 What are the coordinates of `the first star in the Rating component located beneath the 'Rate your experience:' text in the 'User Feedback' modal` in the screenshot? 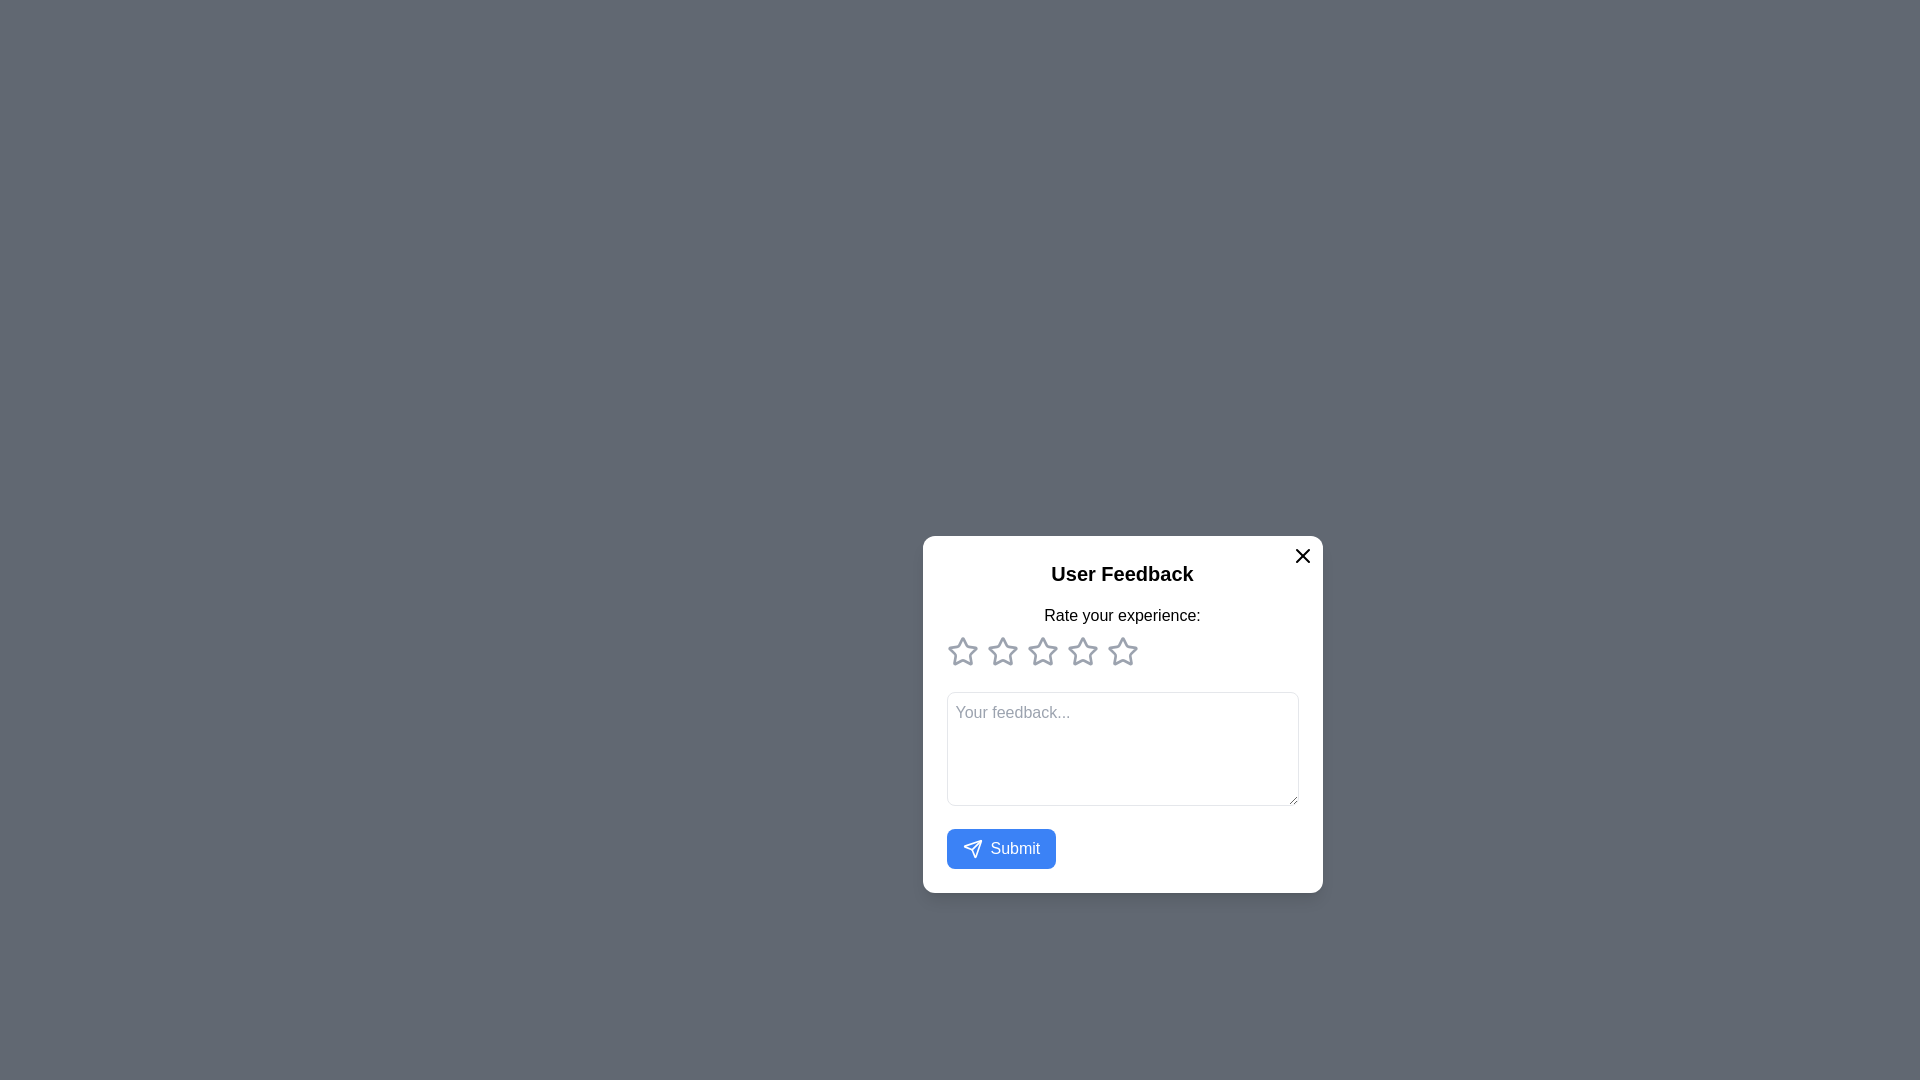 It's located at (1122, 651).